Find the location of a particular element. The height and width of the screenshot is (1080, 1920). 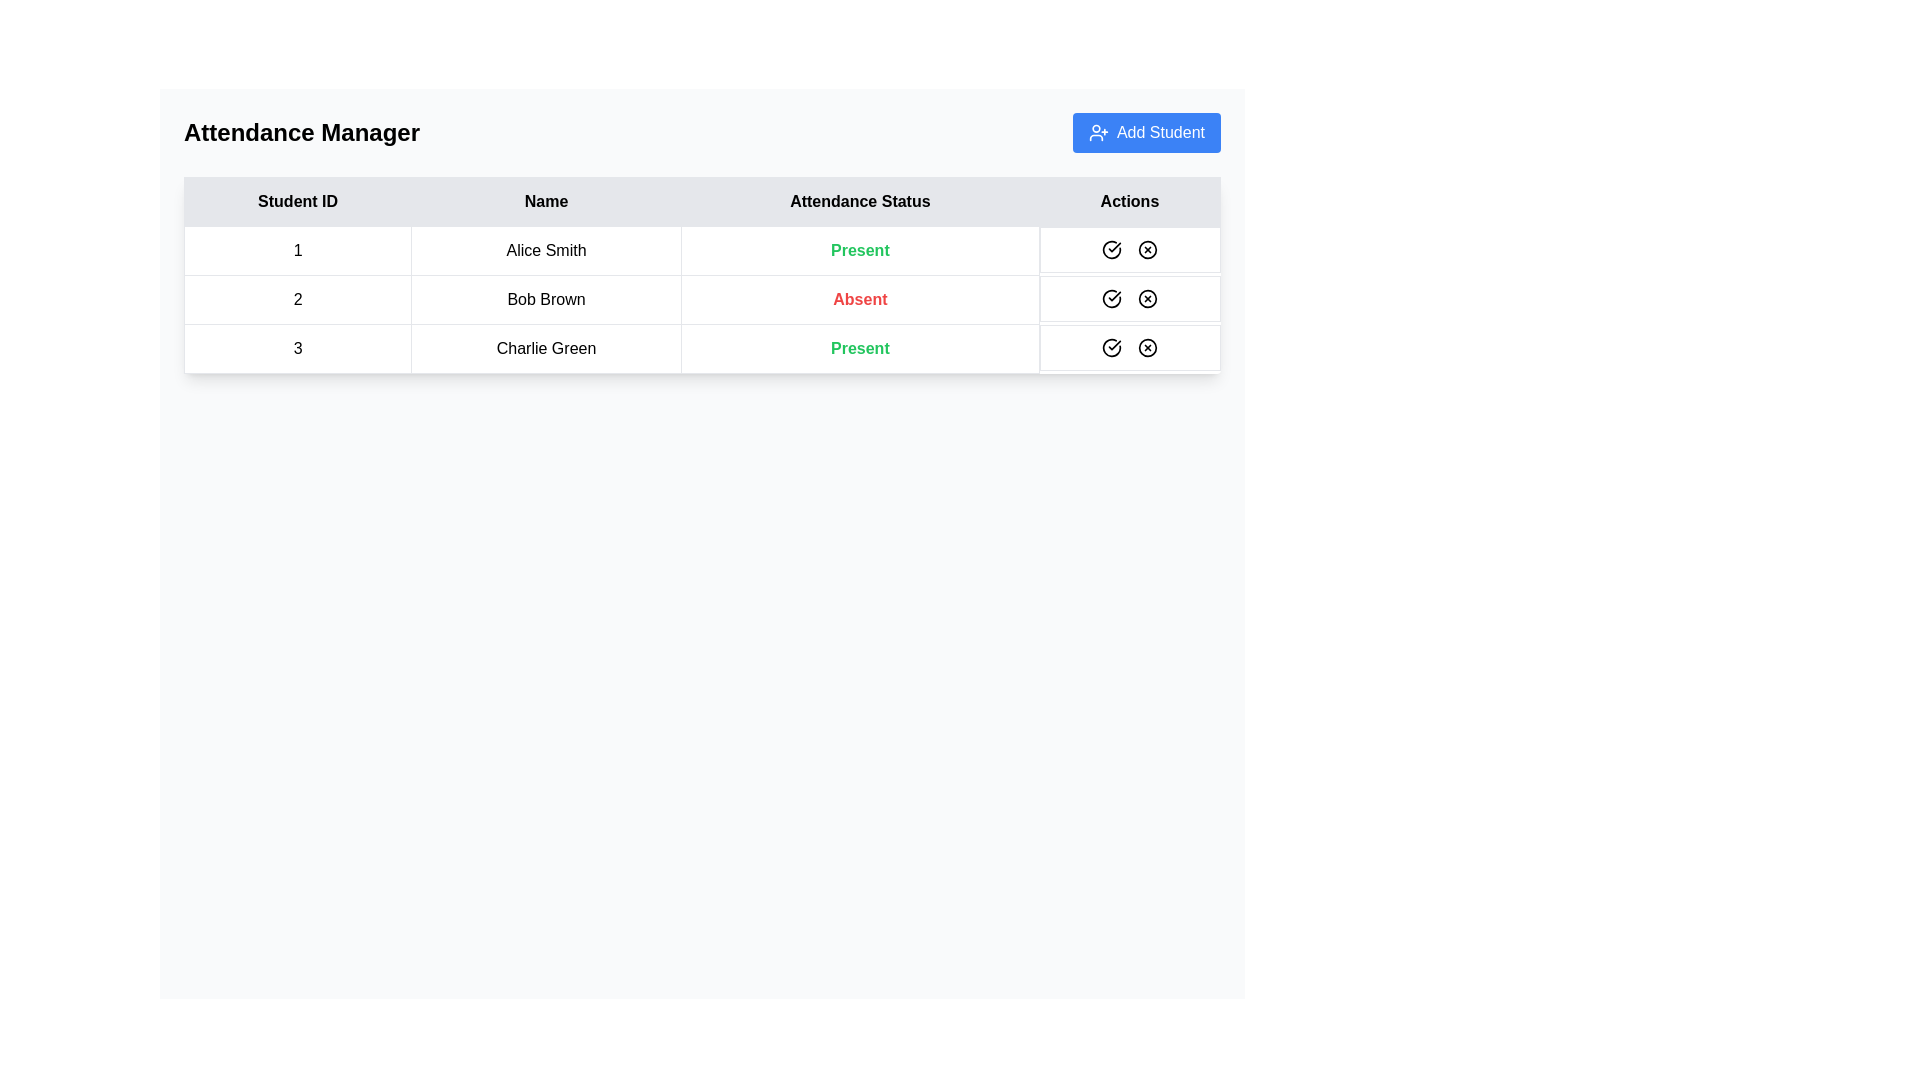

displayed numeral '3' in the 'Student ID' column of the table row for 'Charlie Green' is located at coordinates (297, 347).